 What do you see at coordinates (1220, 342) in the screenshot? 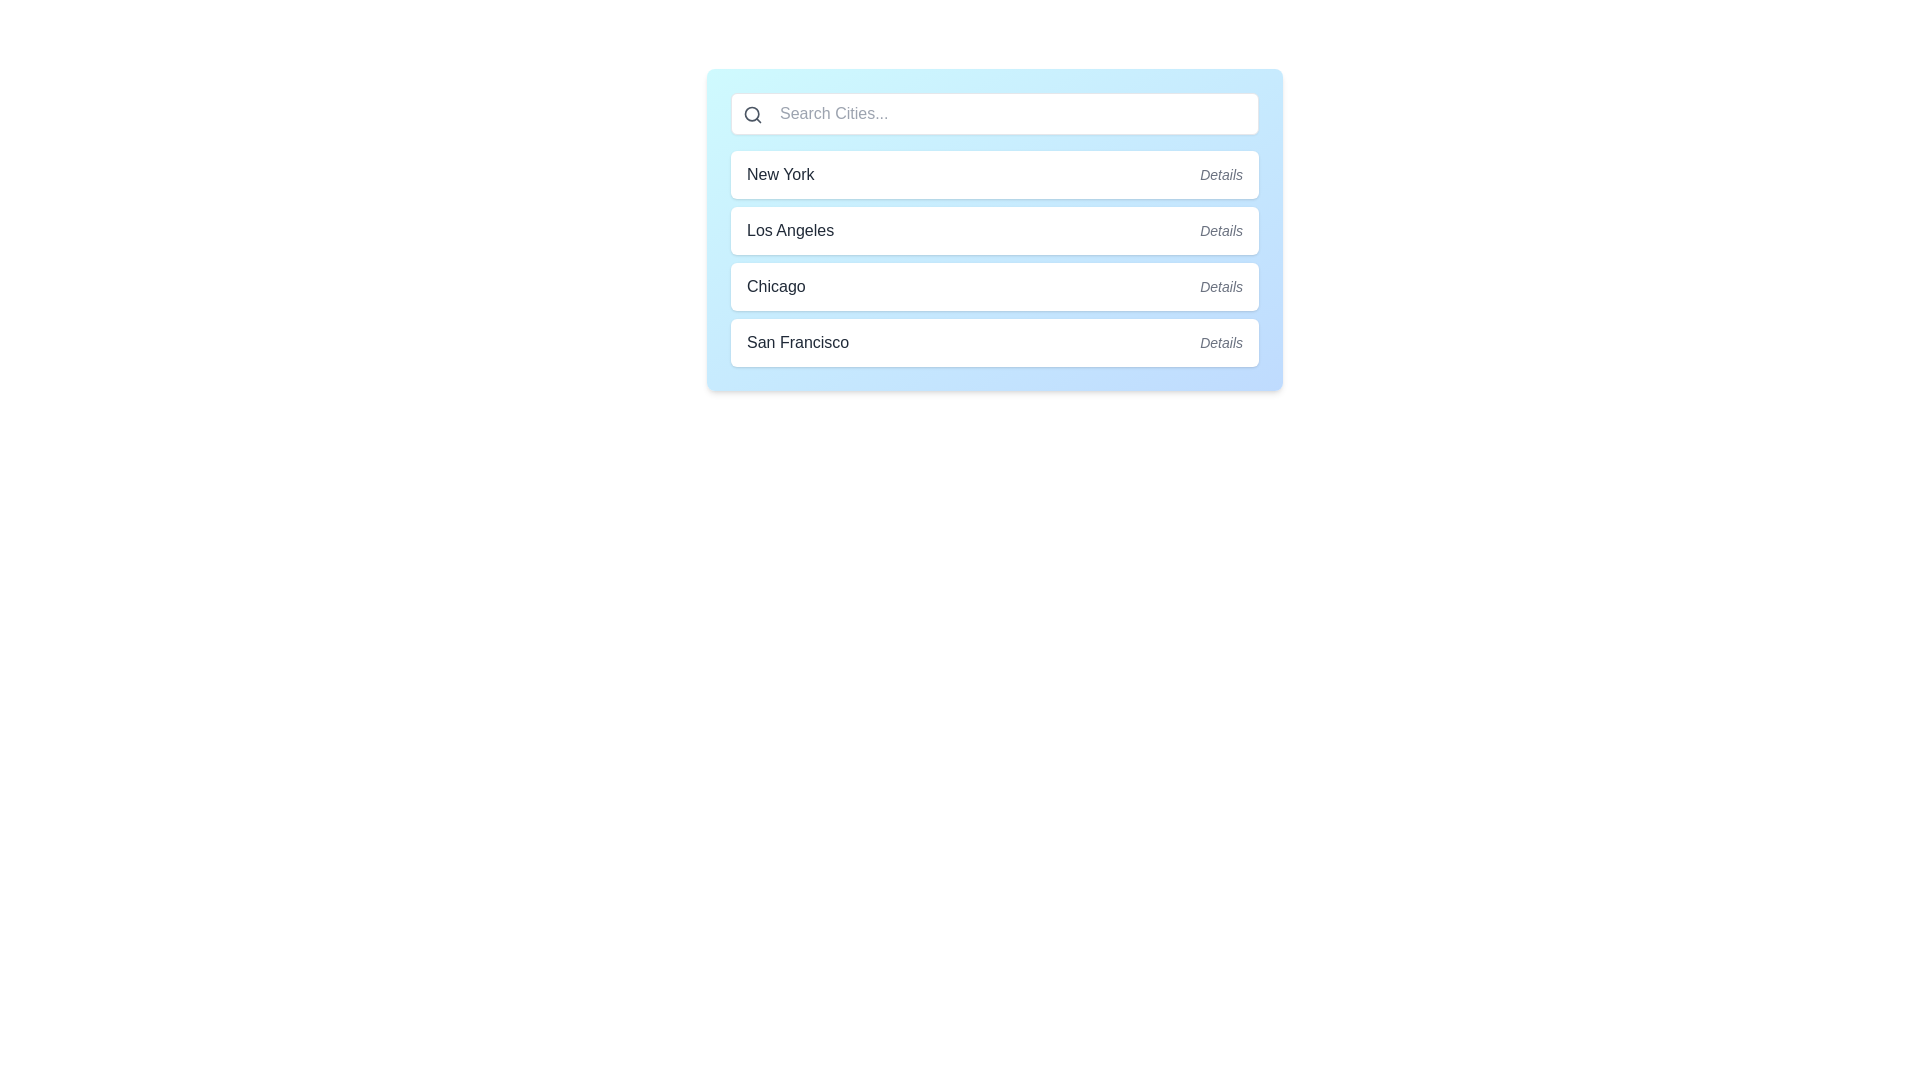
I see `informational text label associated with the 'San Francisco' entry, located at the bottom of the vertical list of similar rows` at bounding box center [1220, 342].